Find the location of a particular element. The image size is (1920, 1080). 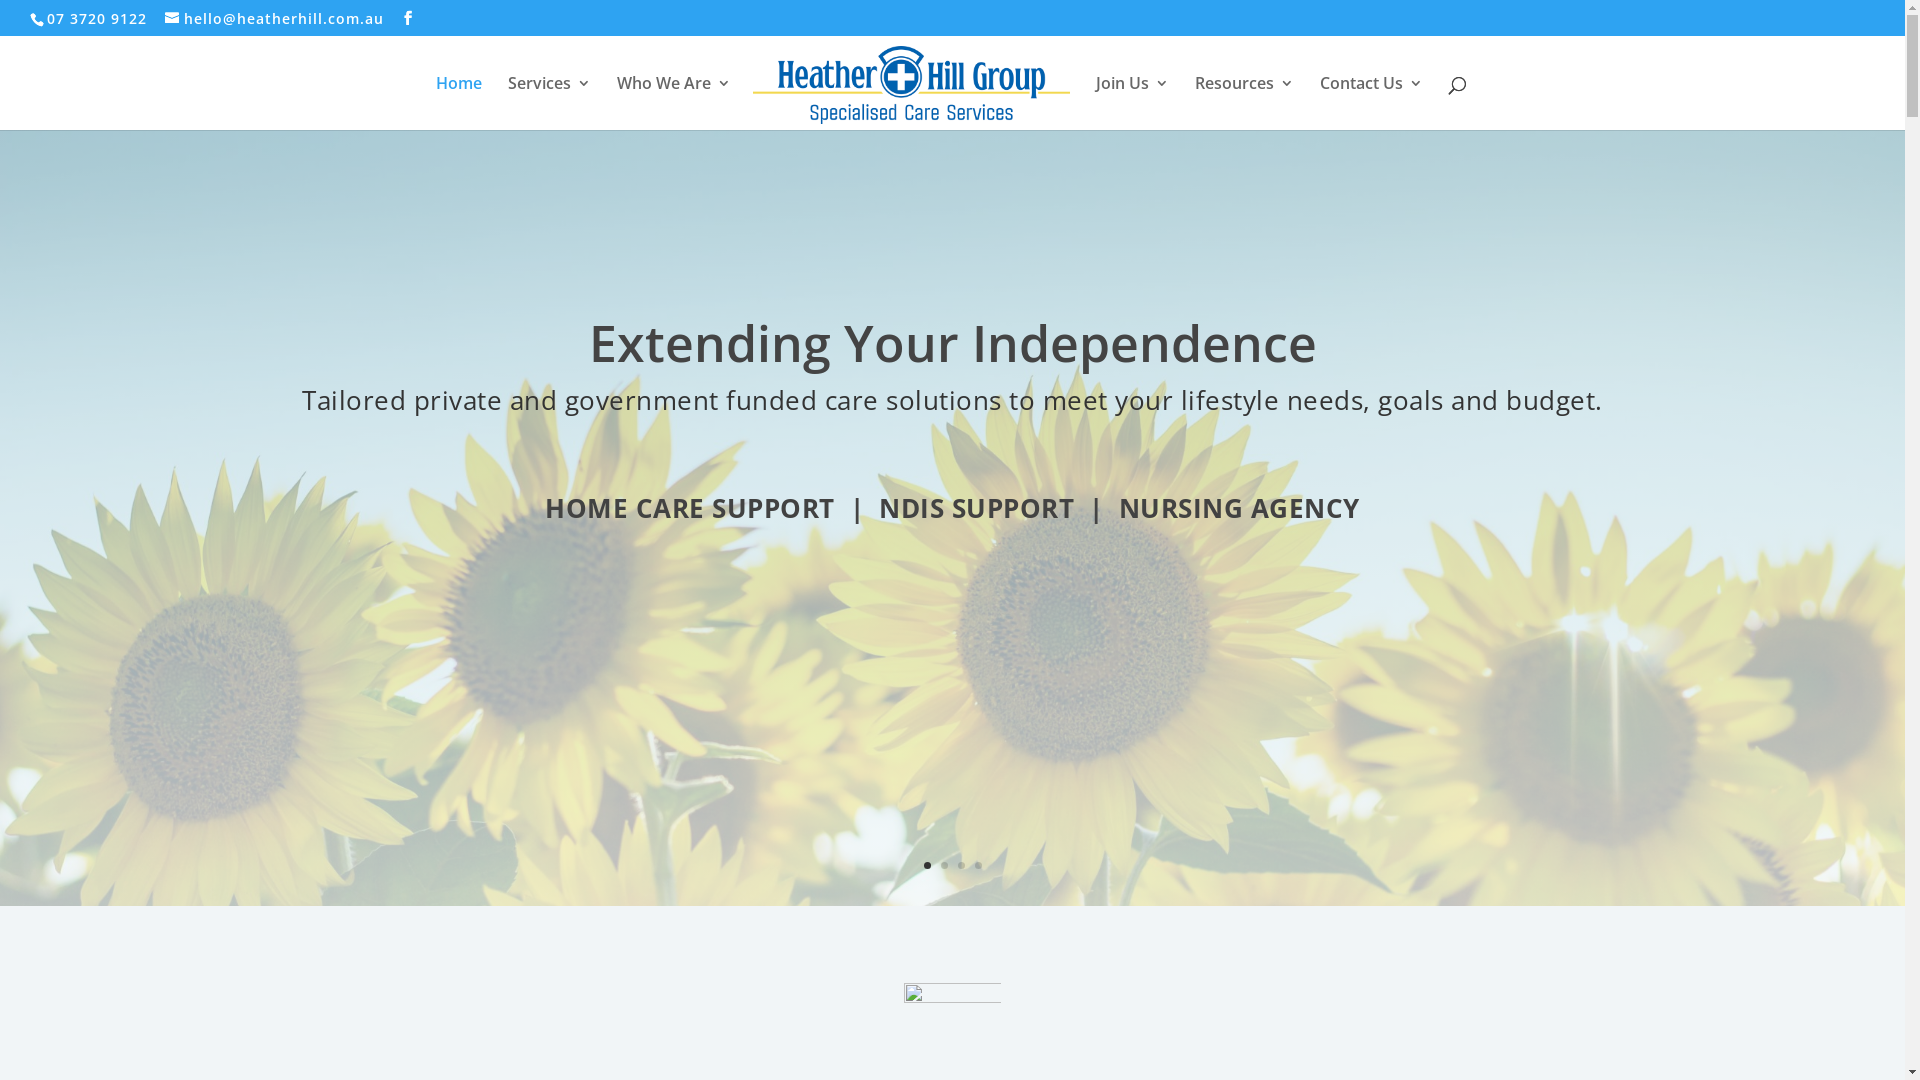

'2' is located at coordinates (939, 864).